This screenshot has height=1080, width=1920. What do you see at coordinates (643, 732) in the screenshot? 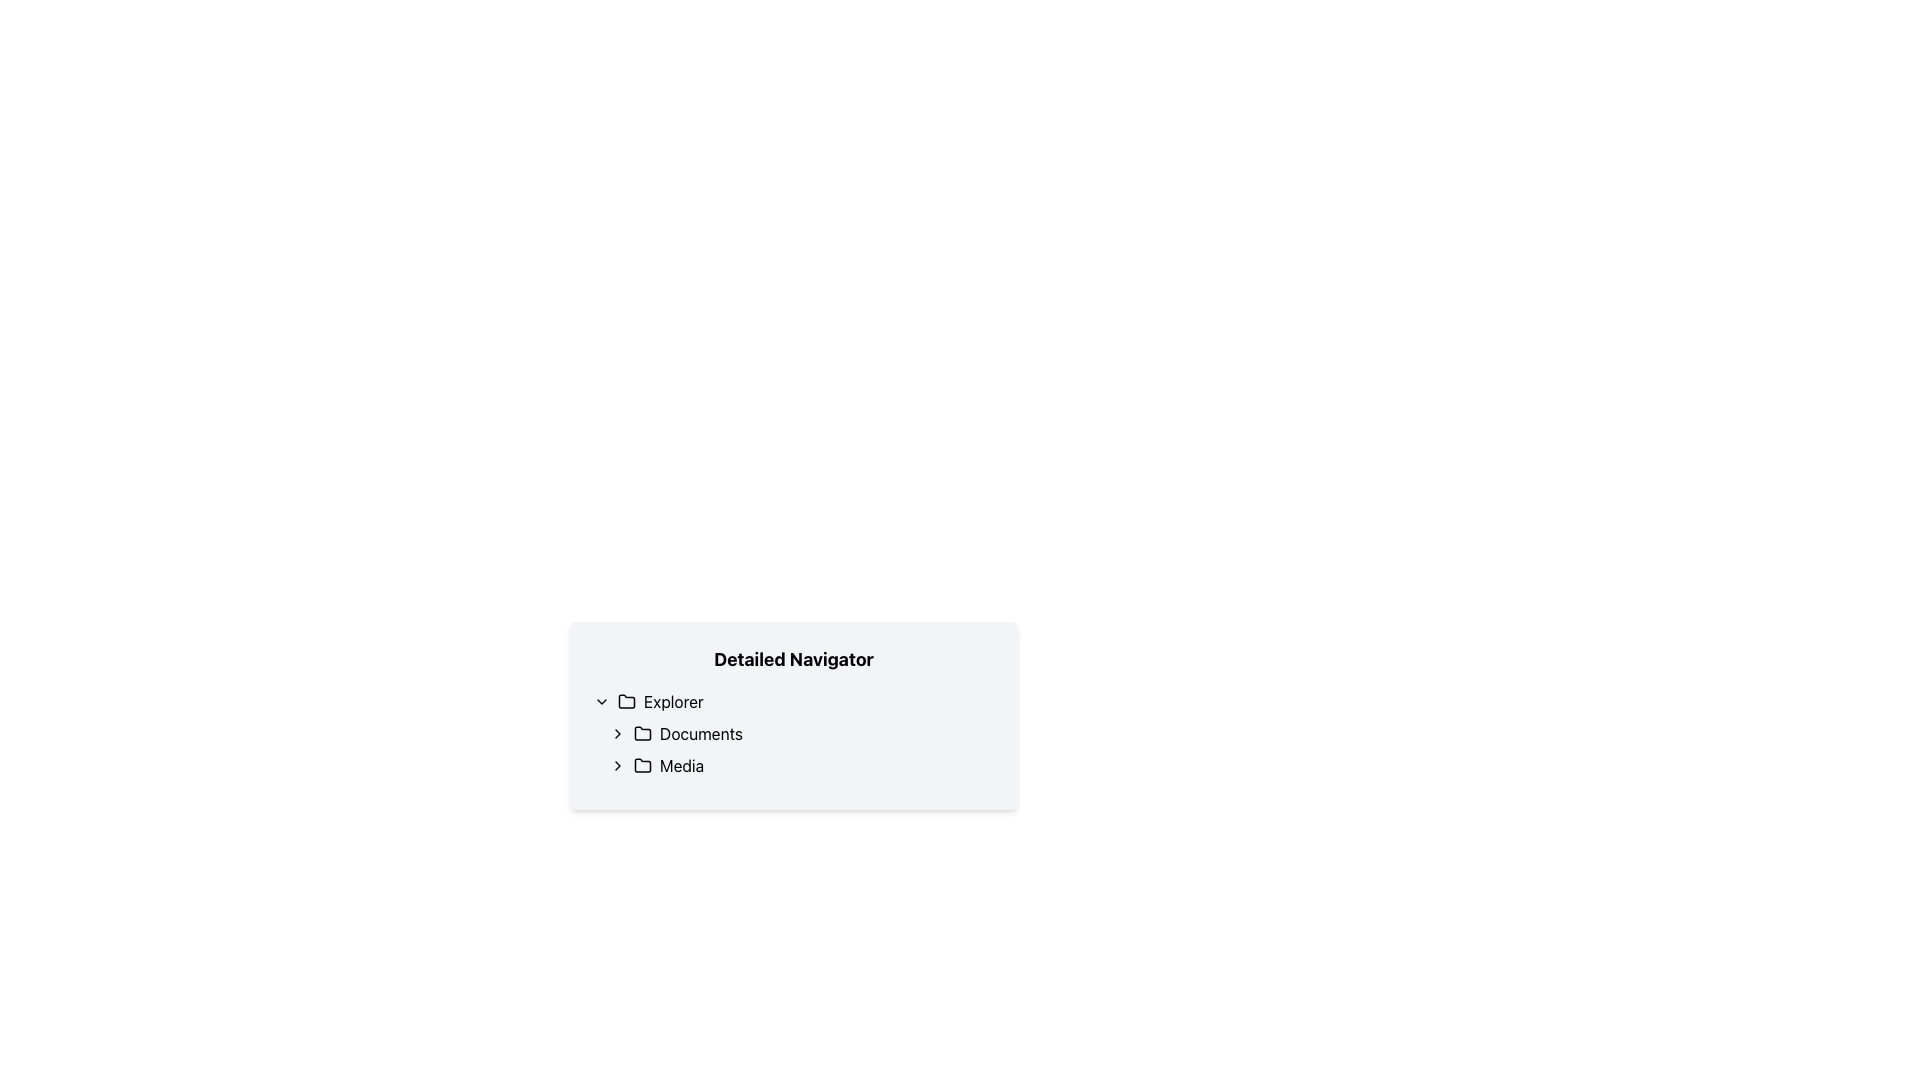
I see `the 'Documents' folder icon located in the 'Detailed Navigator' section under the 'Explorer' category, which is visually represented by a folder-like appearance` at bounding box center [643, 732].